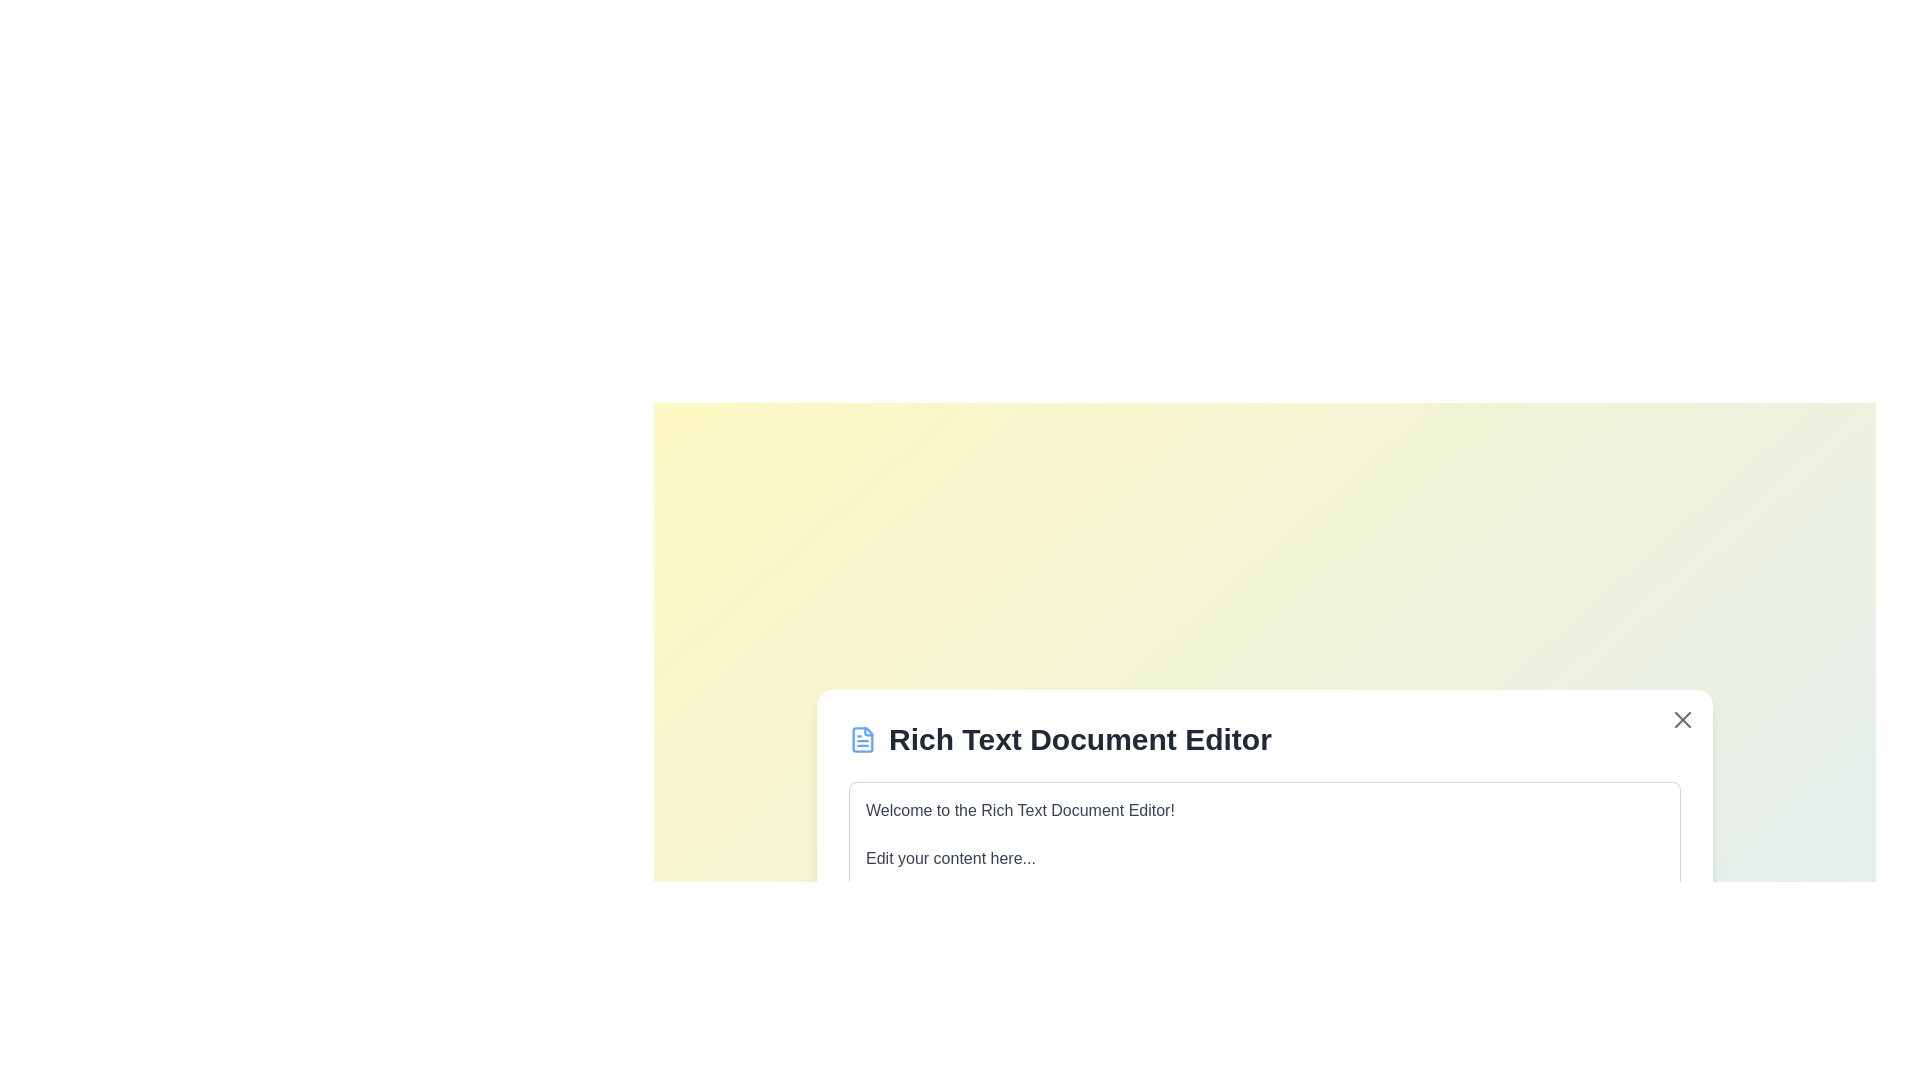  What do you see at coordinates (1682, 718) in the screenshot?
I see `the close button to hide the dialog` at bounding box center [1682, 718].